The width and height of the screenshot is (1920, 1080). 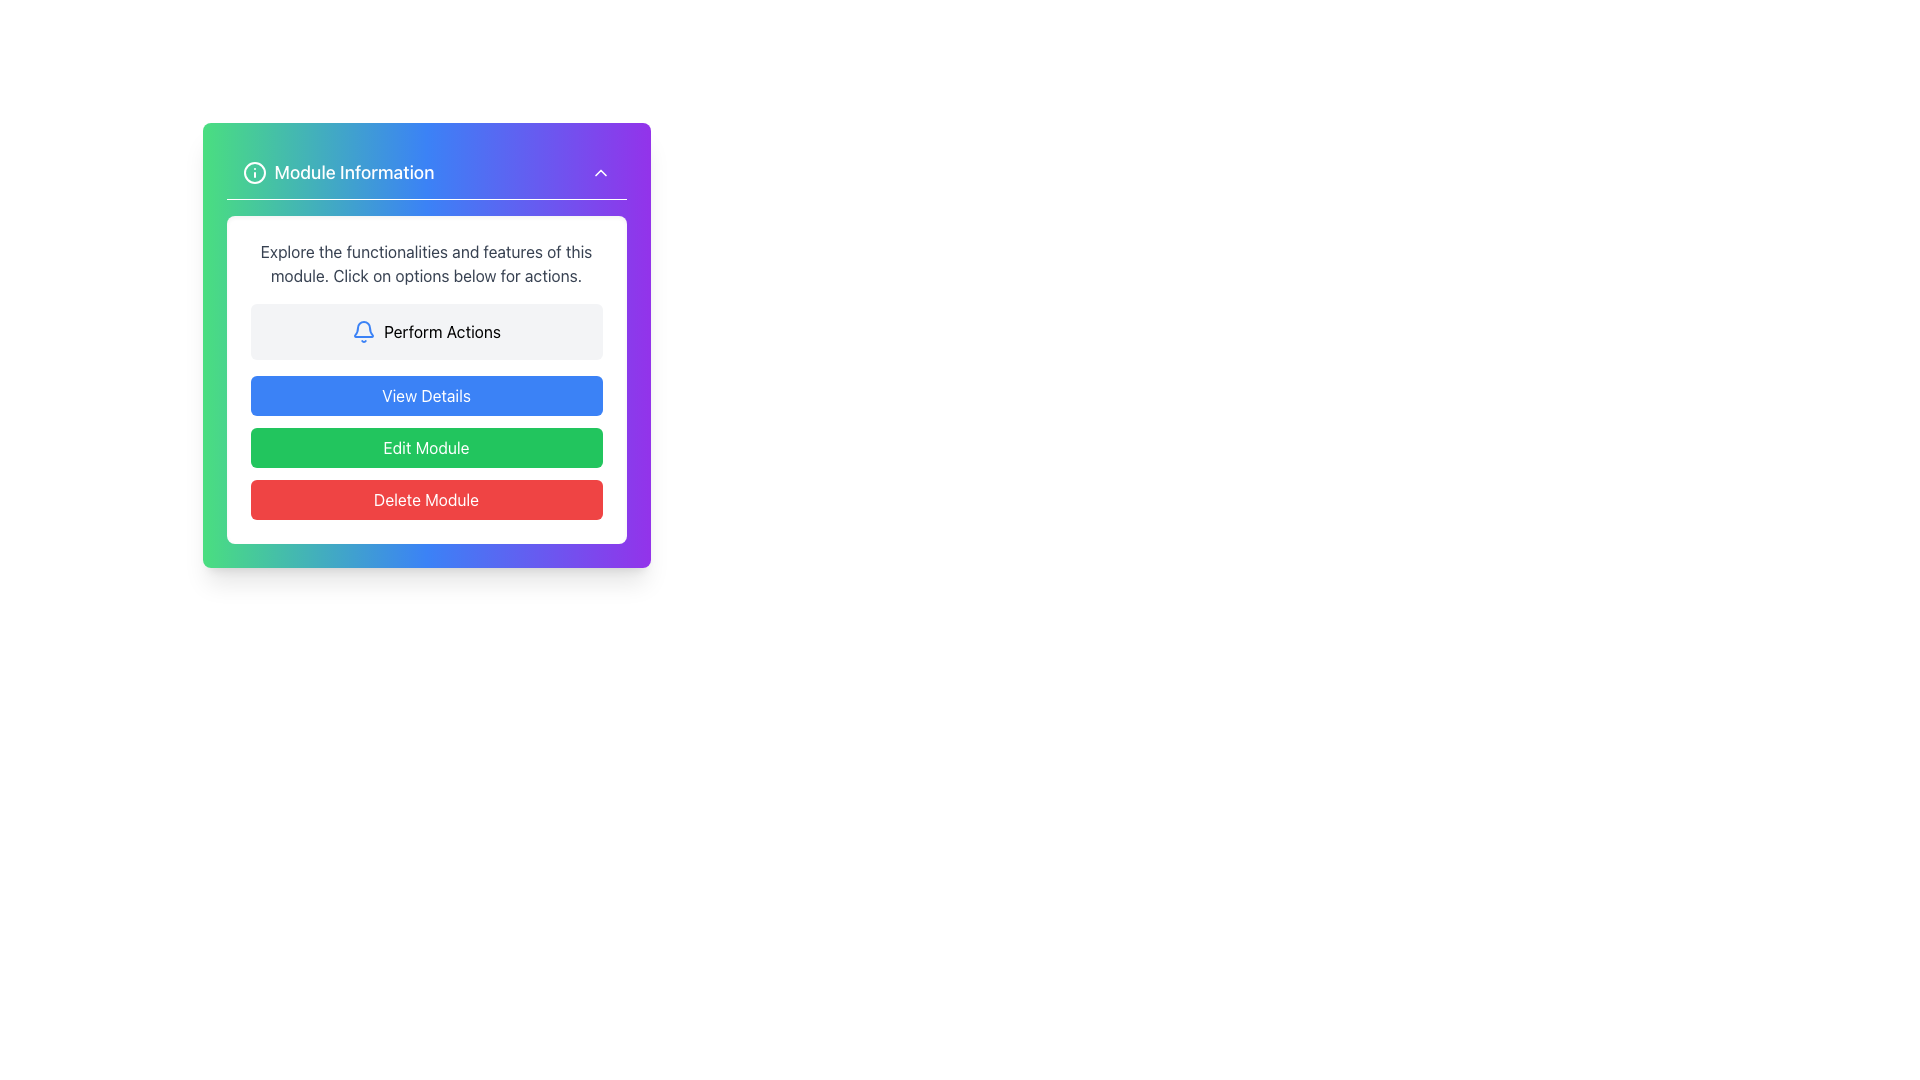 I want to click on the header or title located at the top of the colorful box, which likely summarizes its purpose or provides interaction for further information, so click(x=425, y=172).